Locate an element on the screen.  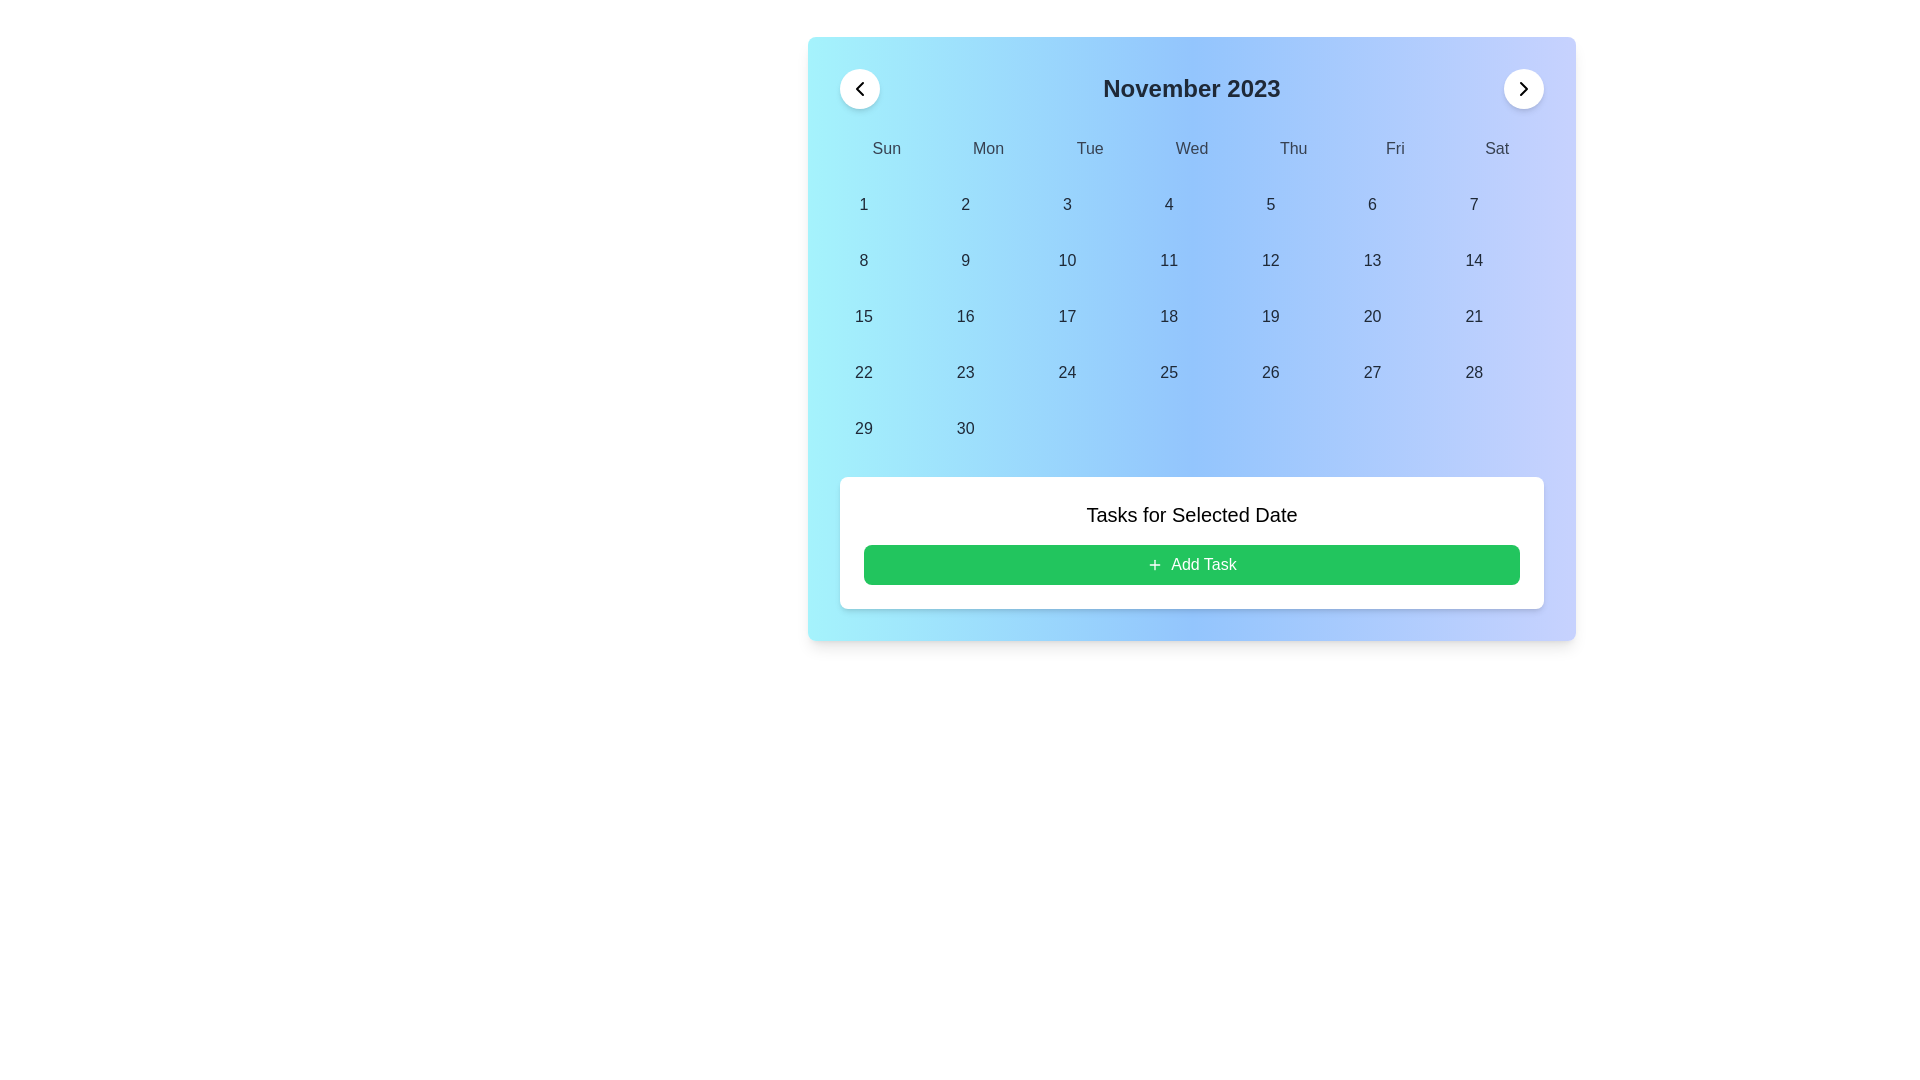
the left-pointing arrow icon inside the circular button located at the top-left corner of the calendar is located at coordinates (859, 87).